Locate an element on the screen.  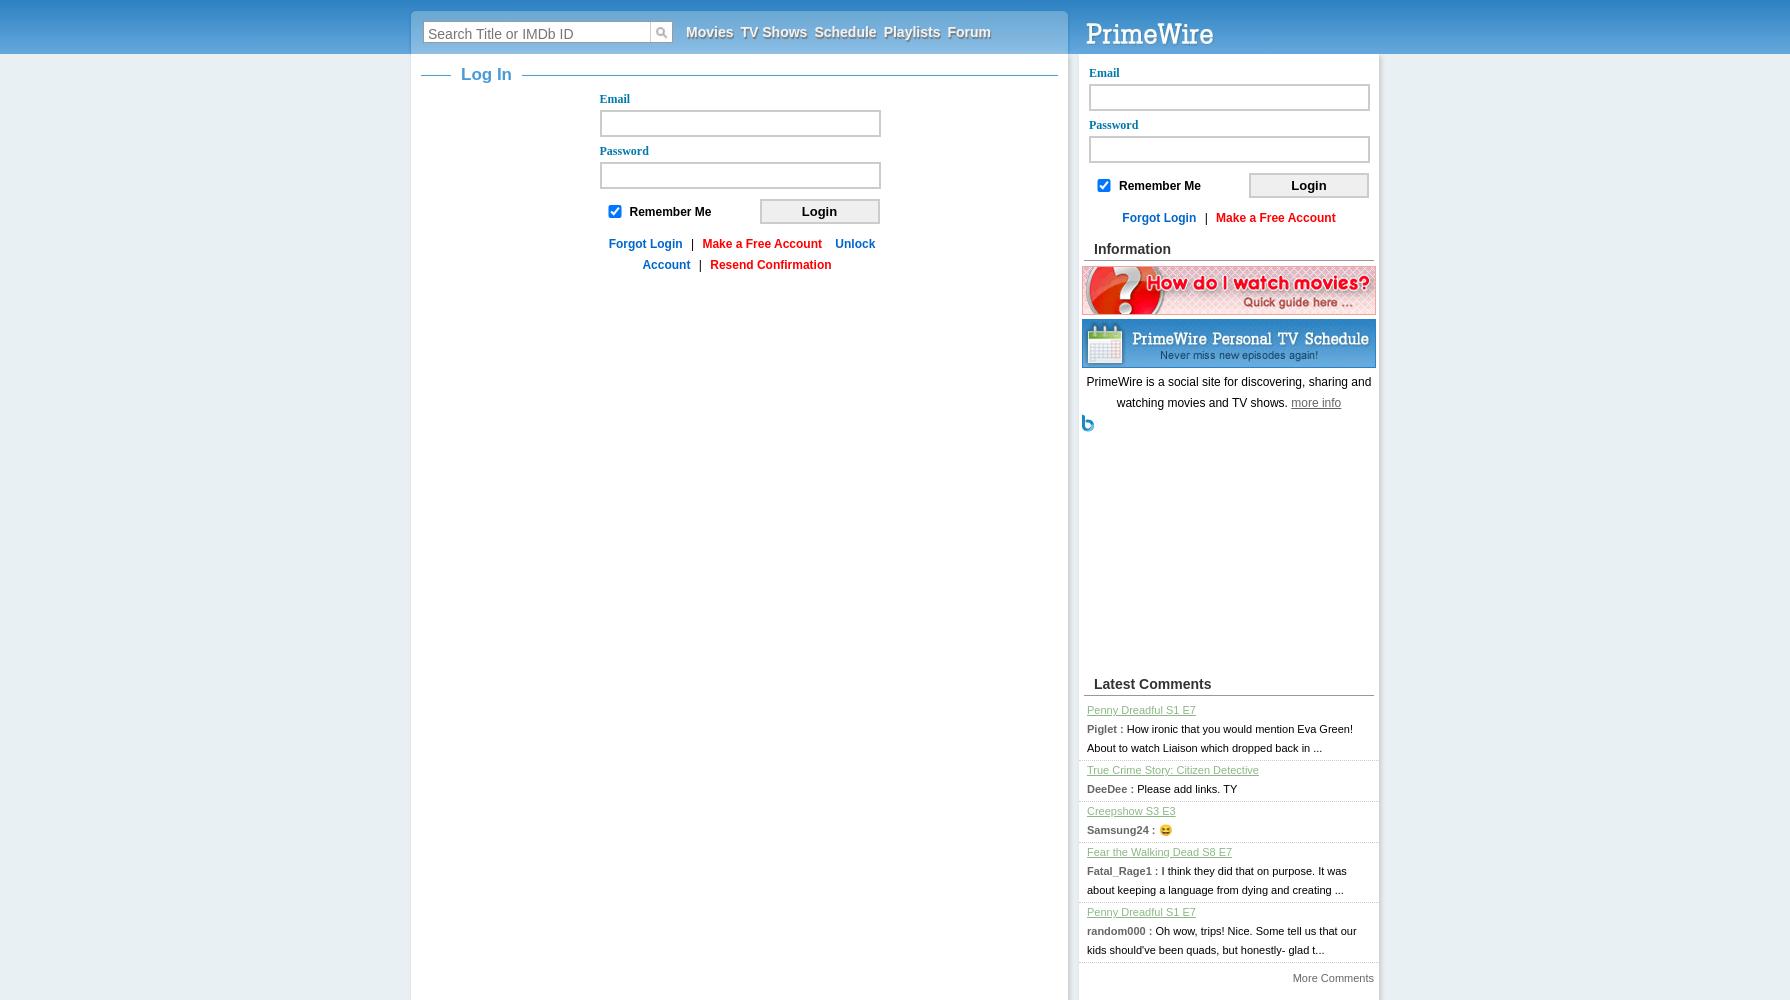
'More Comments' is located at coordinates (1333, 977).